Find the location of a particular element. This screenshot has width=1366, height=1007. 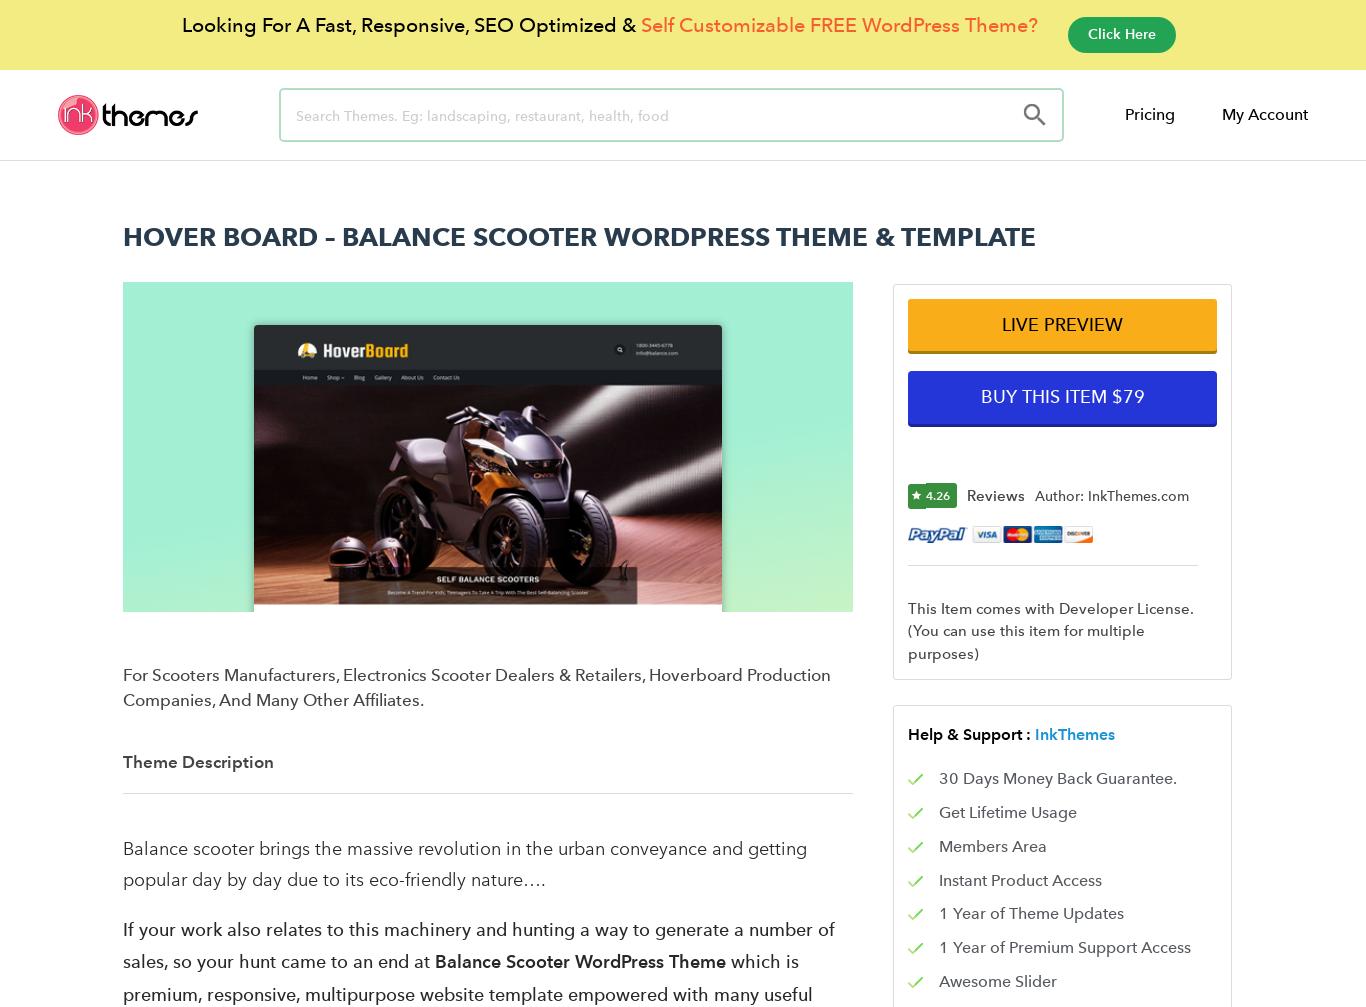

'4.26' is located at coordinates (938, 494).